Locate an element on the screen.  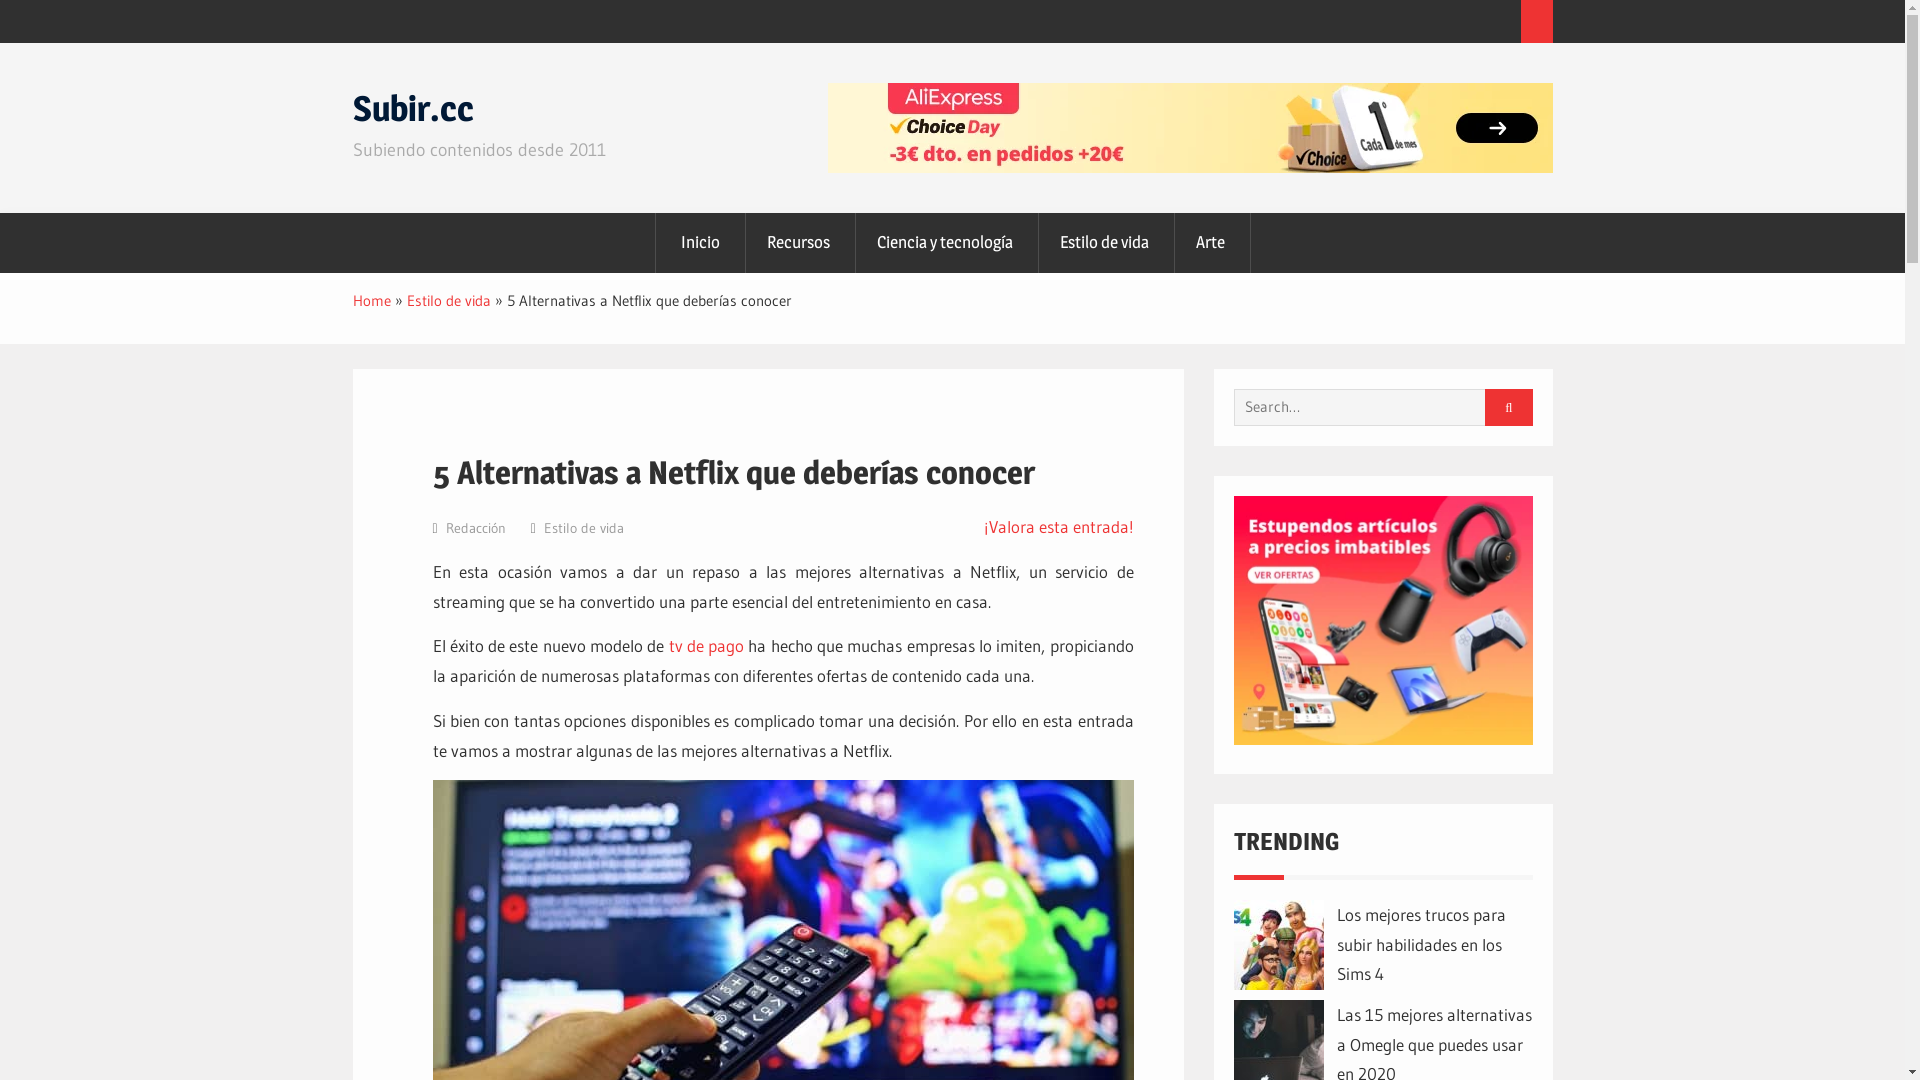
'Los mejores trucos para subir habilidades en los Sims 4' is located at coordinates (1335, 944).